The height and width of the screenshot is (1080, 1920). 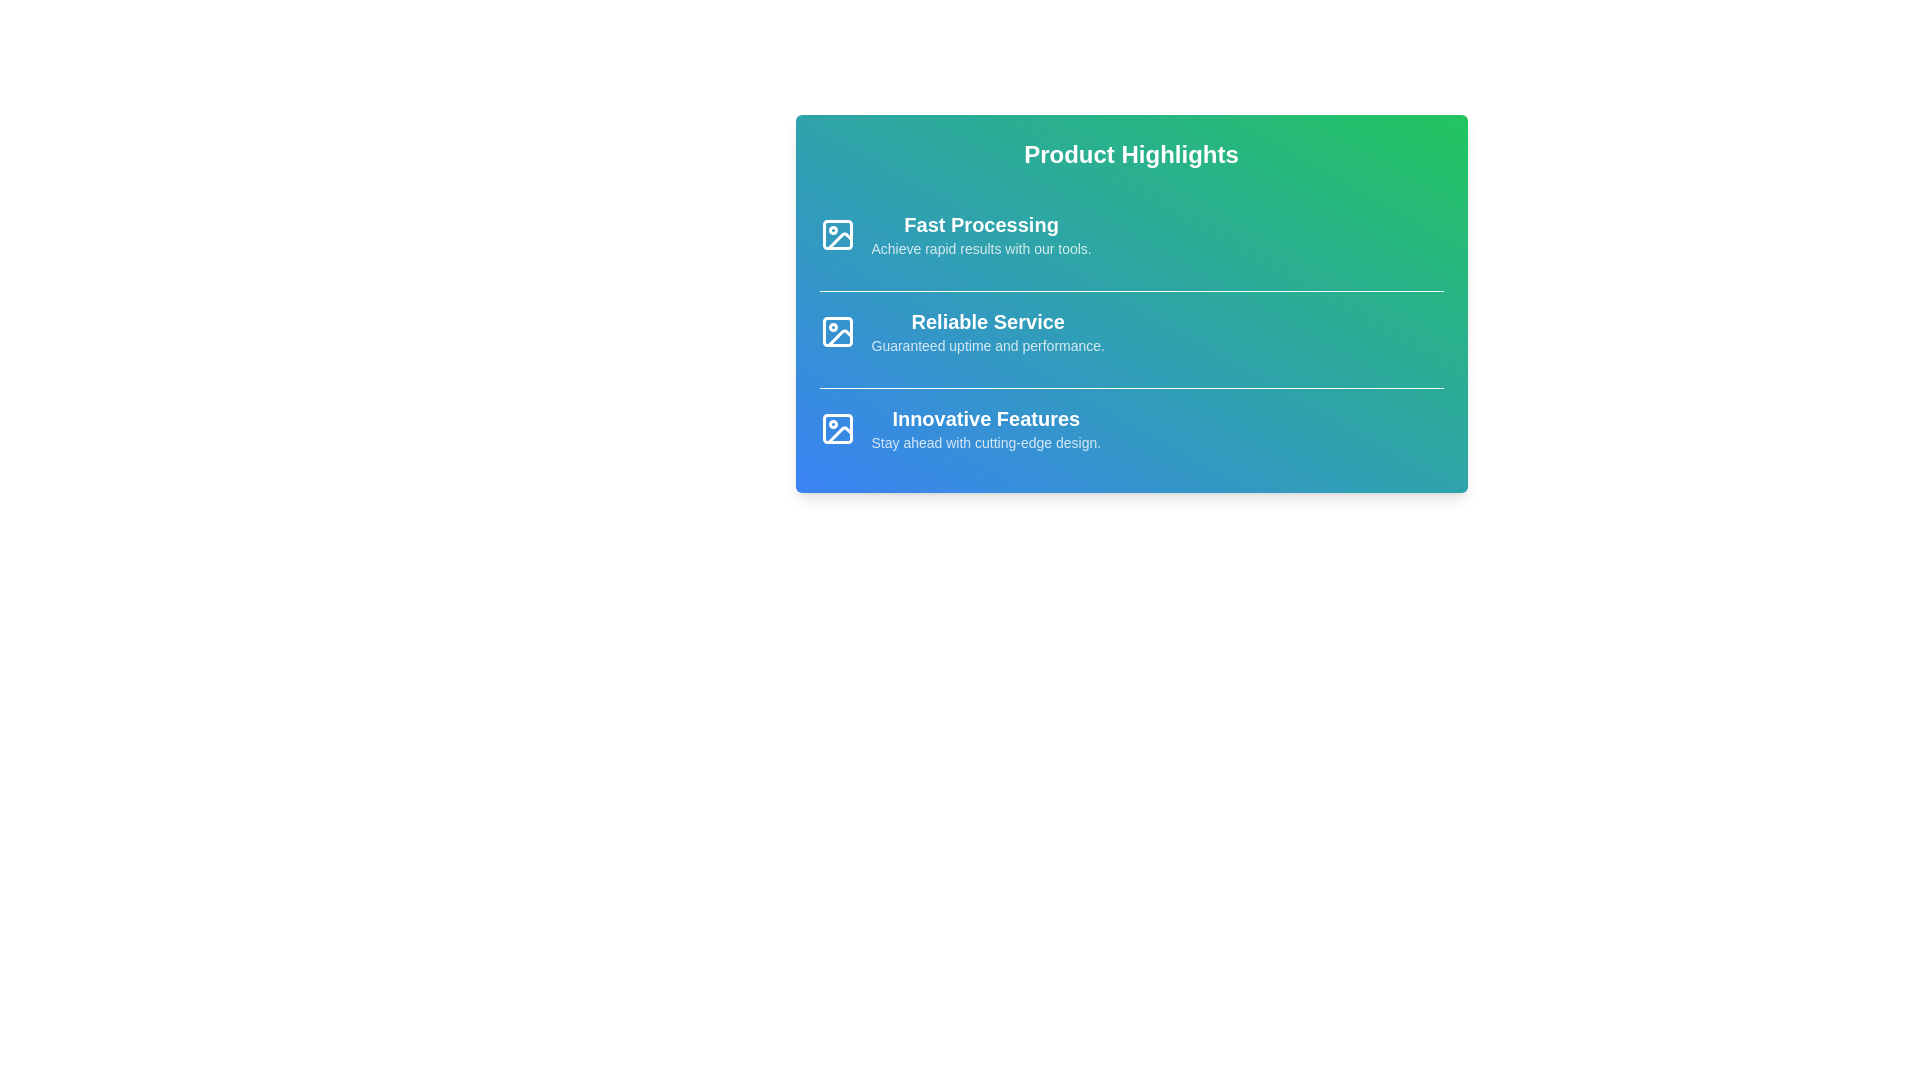 I want to click on the text block titled 'Reliable Service' which describes the feature 'Guaranteed uptime and performance.', so click(x=988, y=330).